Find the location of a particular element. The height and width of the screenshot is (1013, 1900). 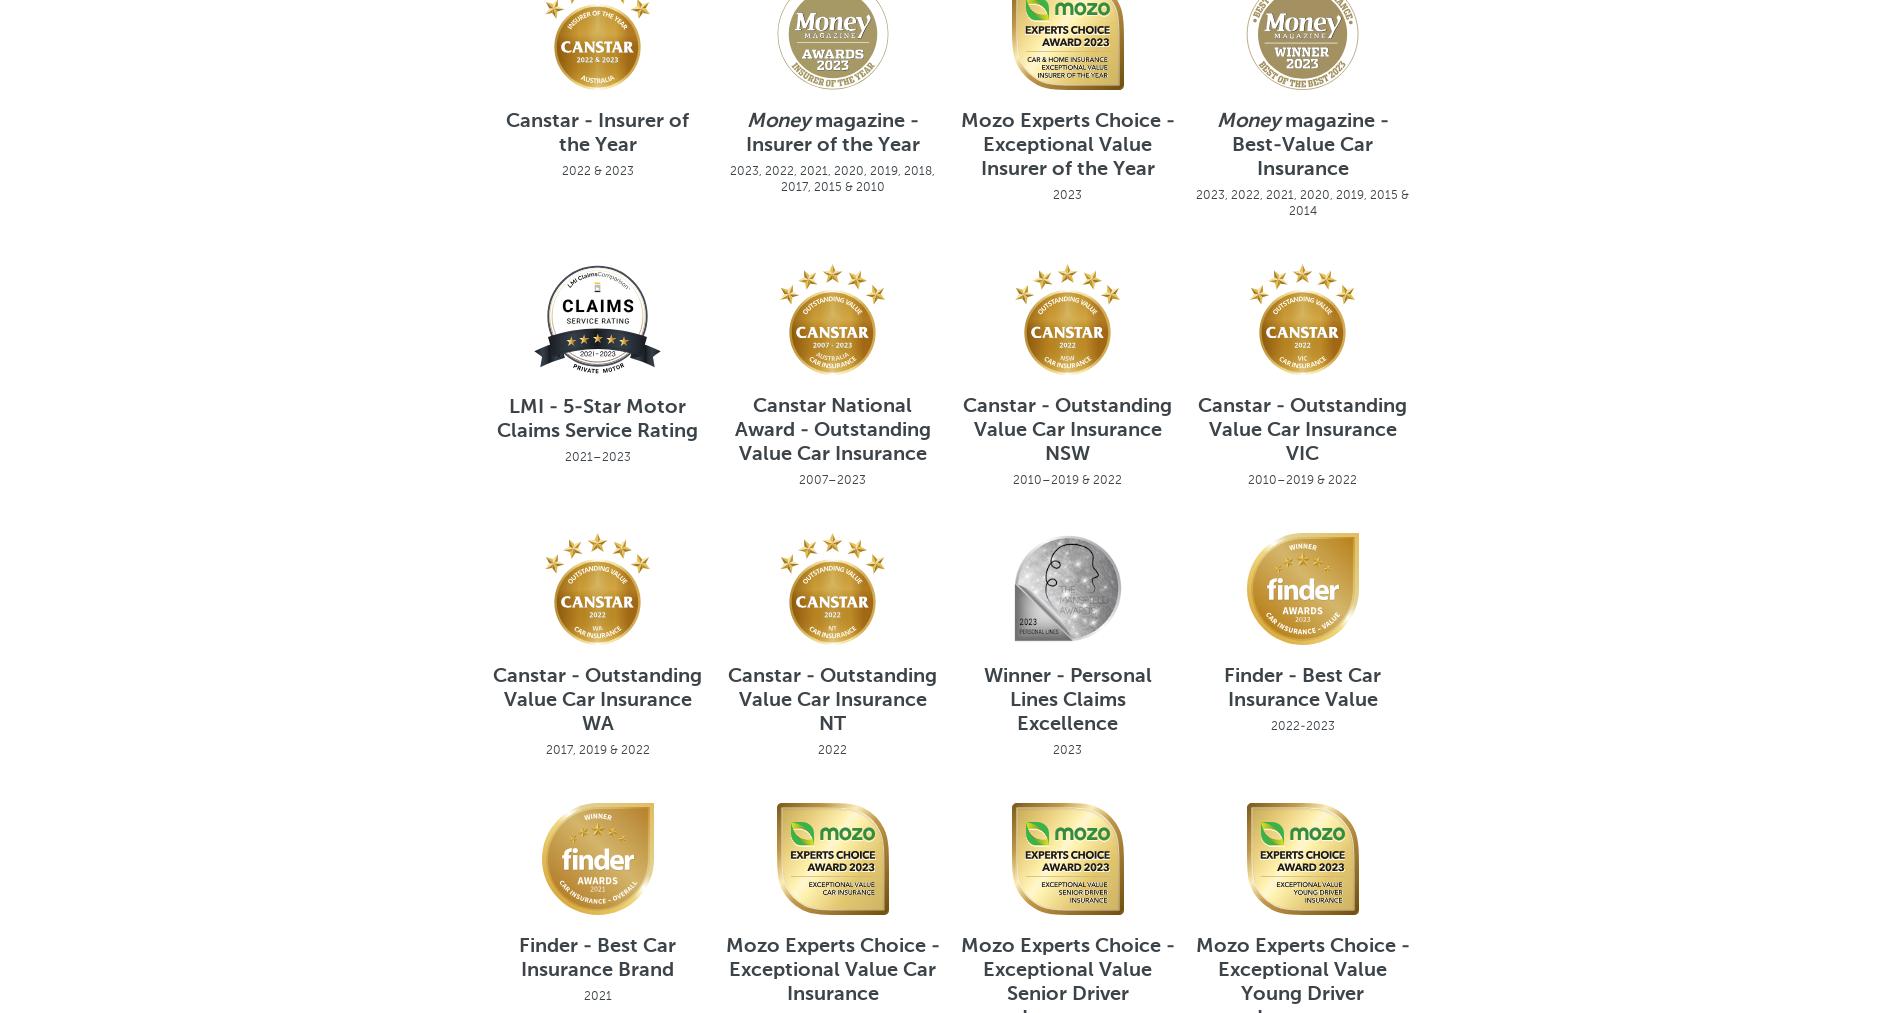

'Mozo Experts Choice - Exceptional Value Insurer of the Year' is located at coordinates (1067, 144).